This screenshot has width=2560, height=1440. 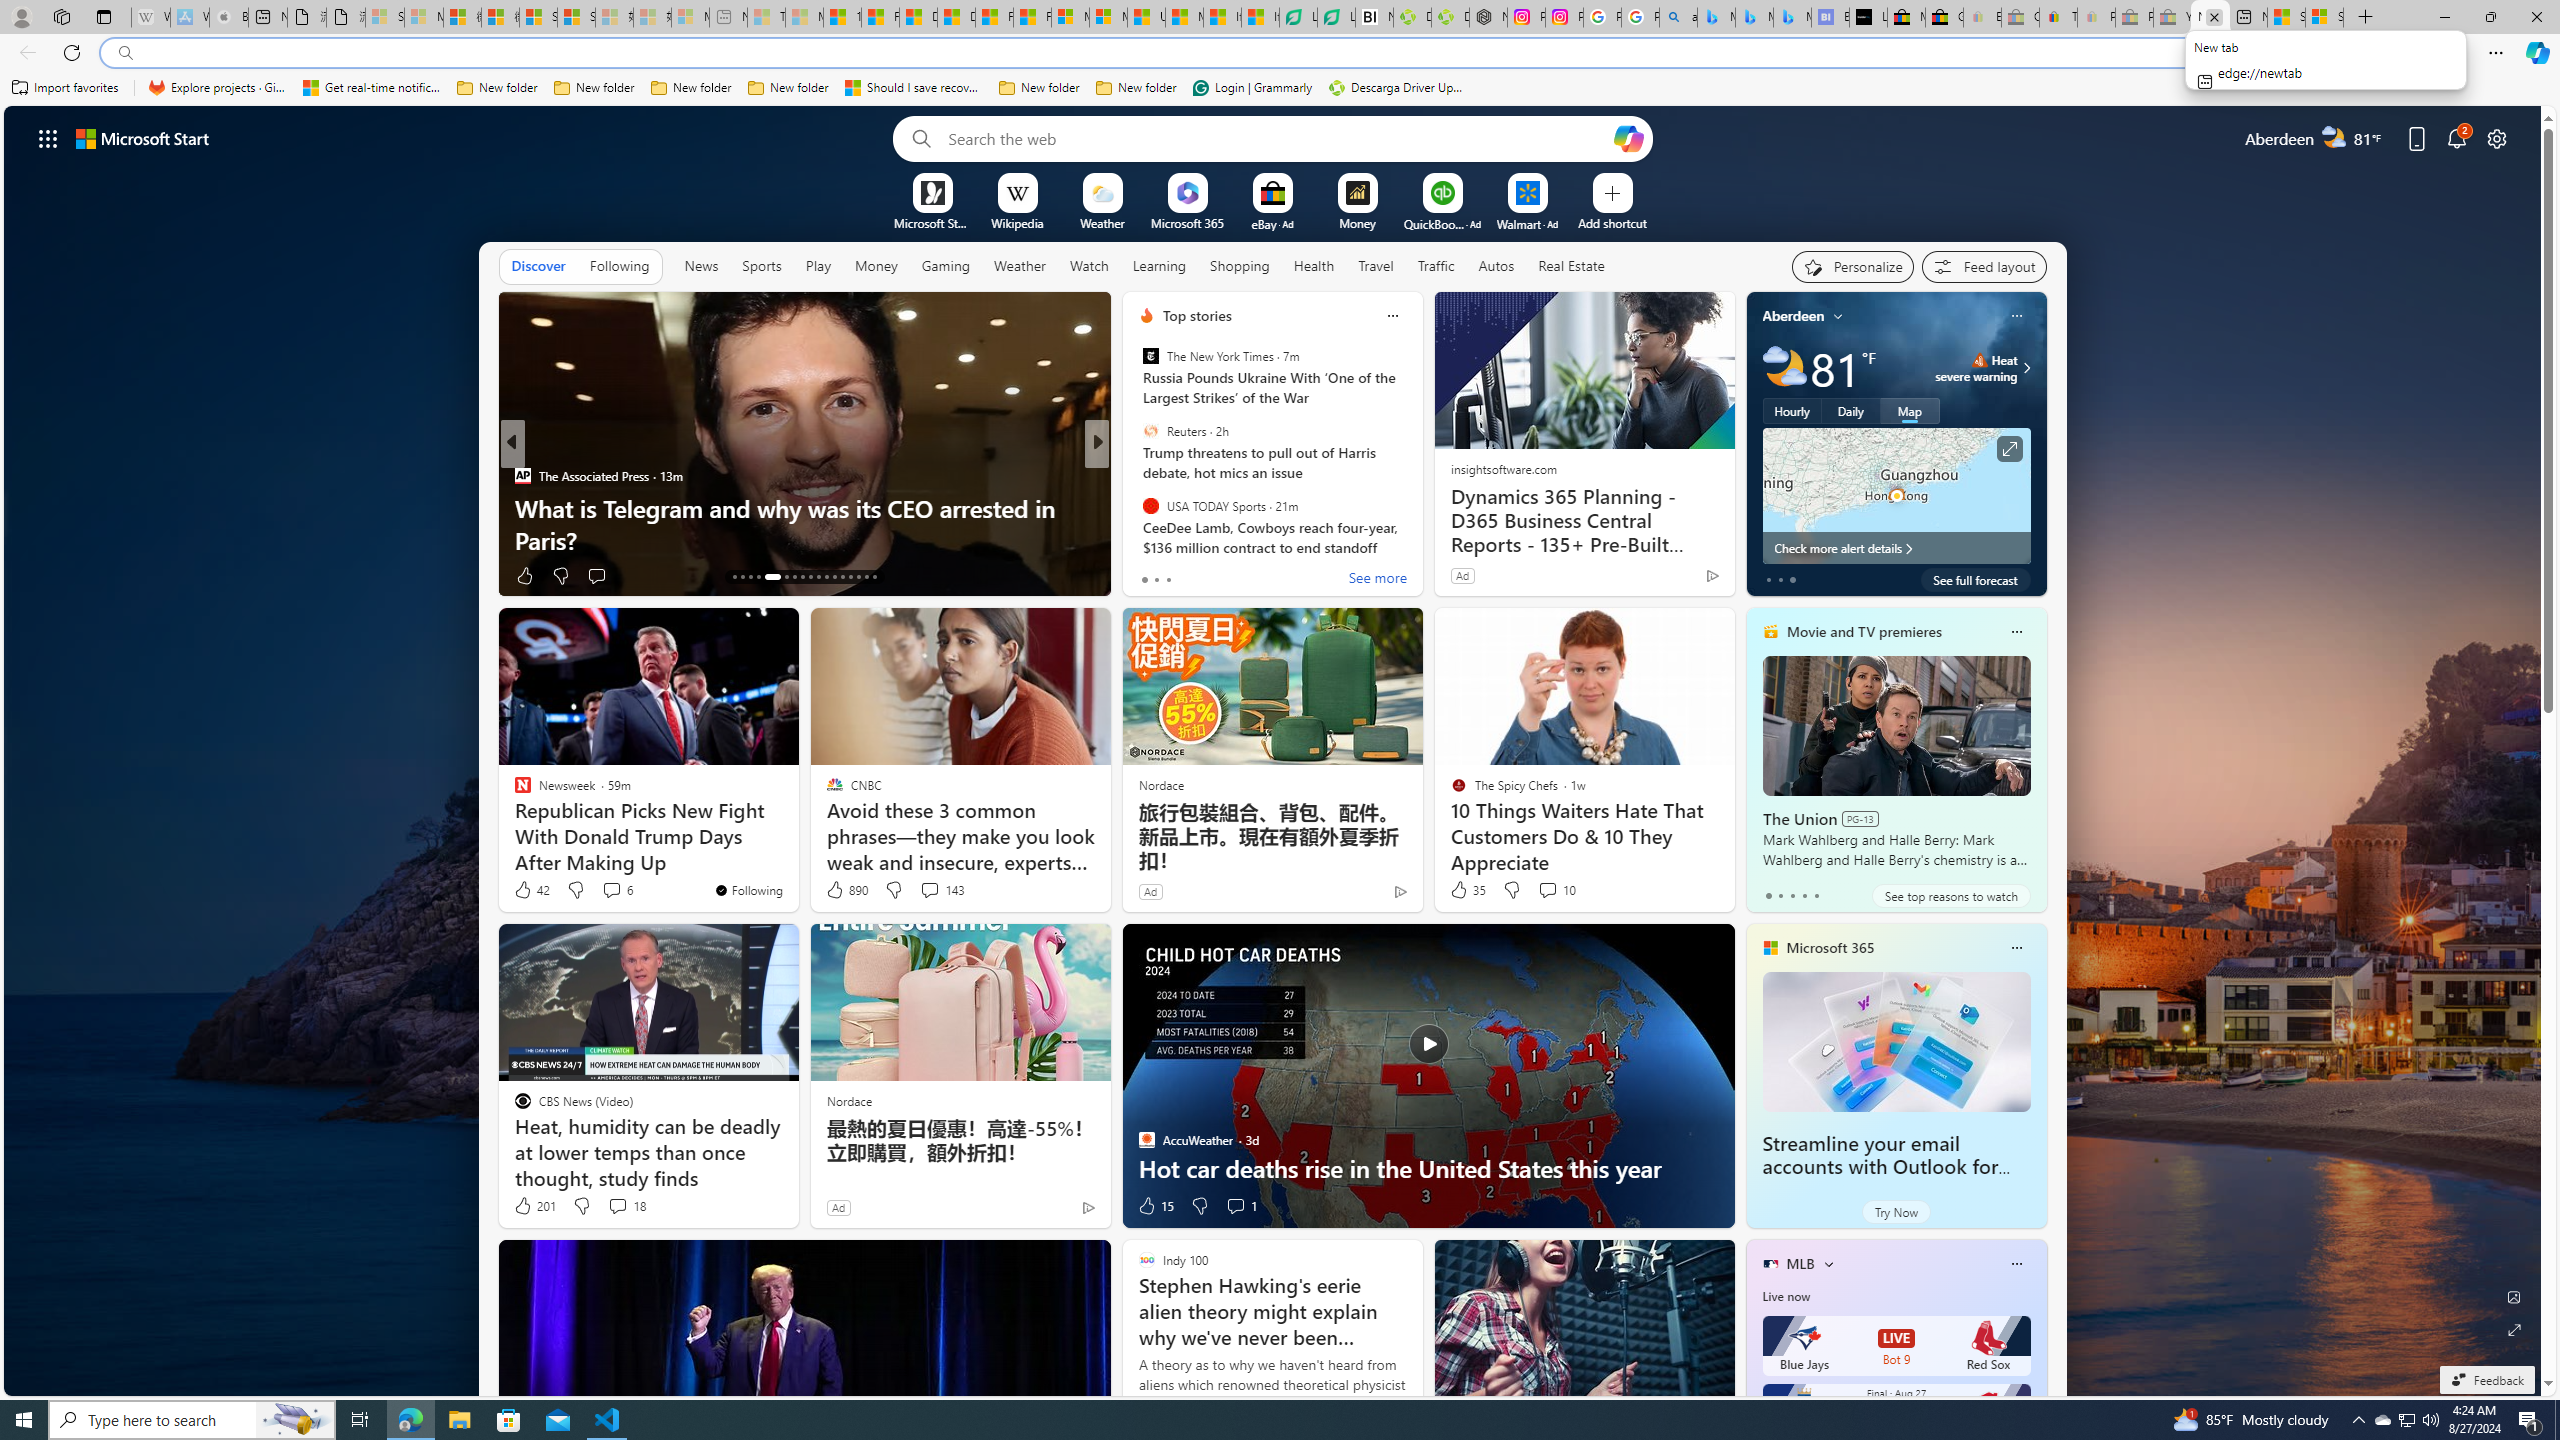 What do you see at coordinates (688, 16) in the screenshot?
I see `'Microsoft account | Account Checkup - Sleeping'` at bounding box center [688, 16].